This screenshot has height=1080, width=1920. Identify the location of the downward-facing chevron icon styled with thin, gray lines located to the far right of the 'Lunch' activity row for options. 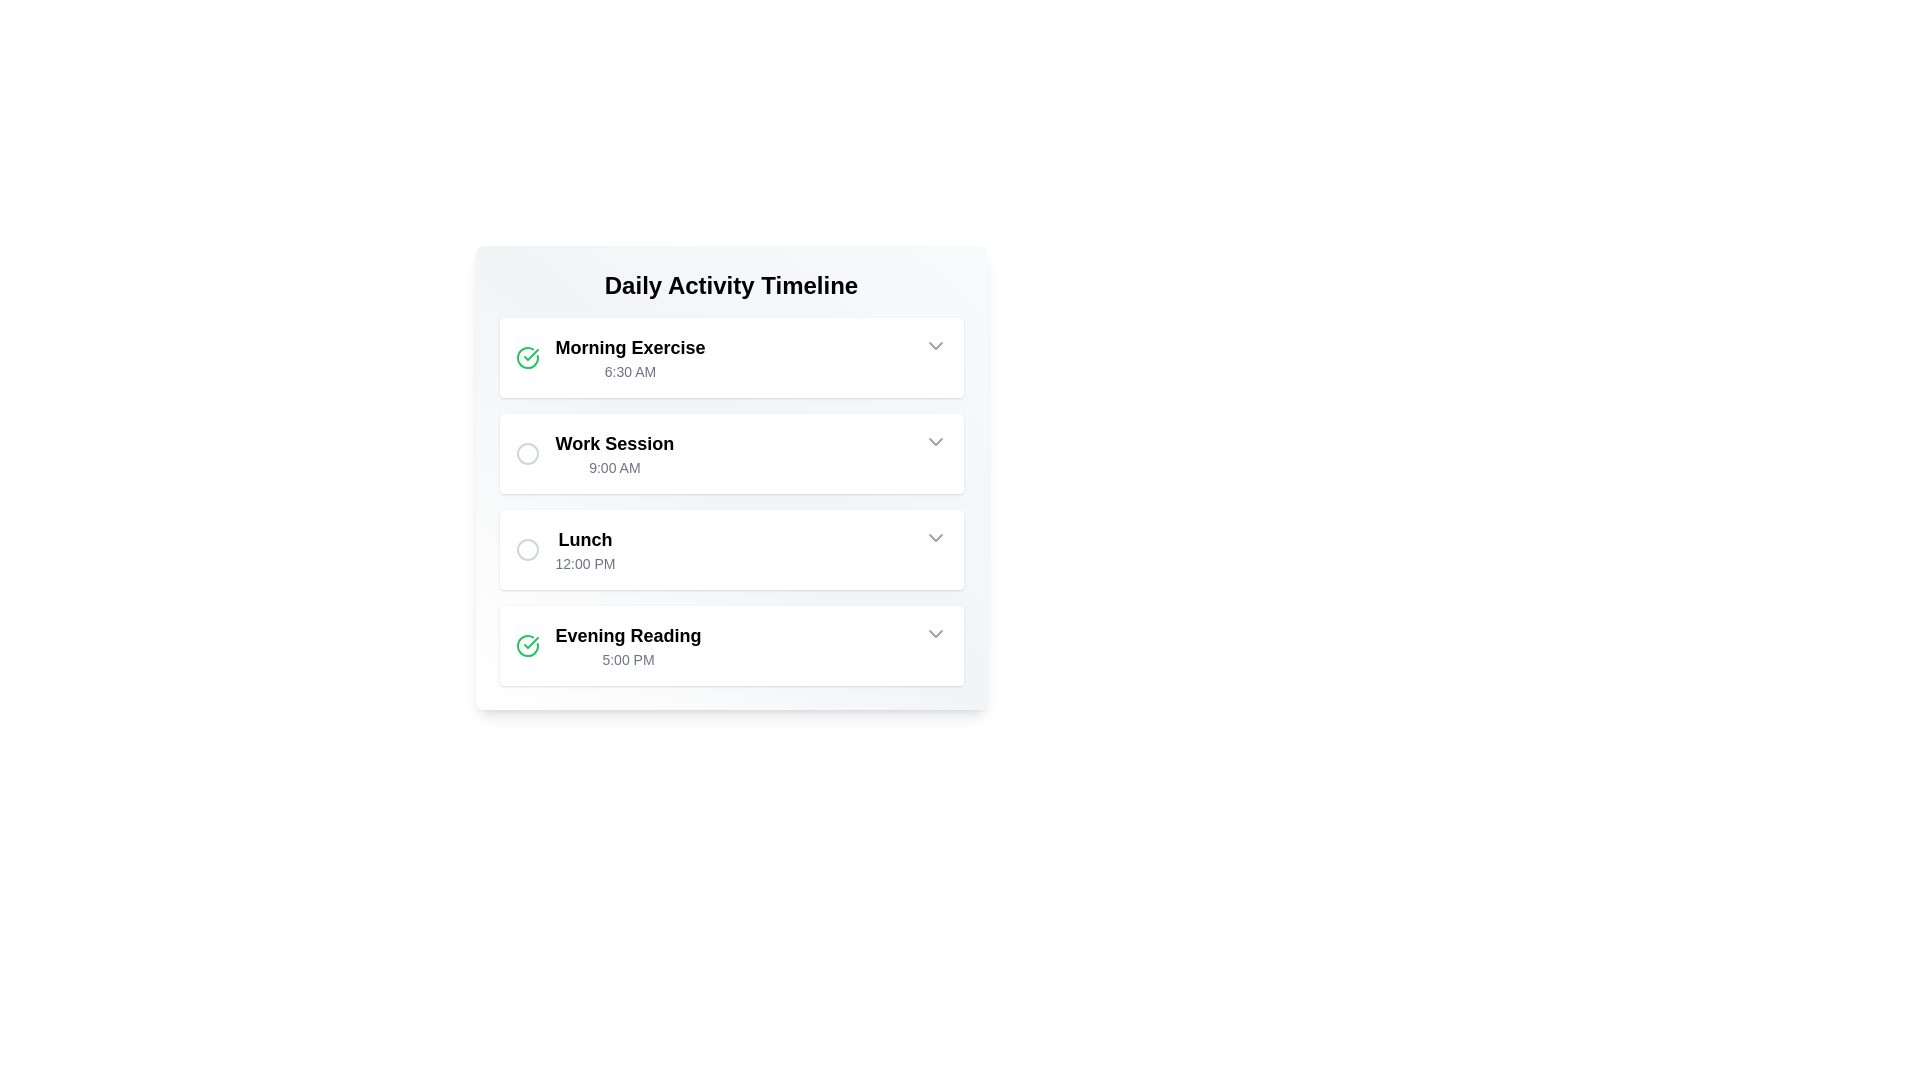
(934, 536).